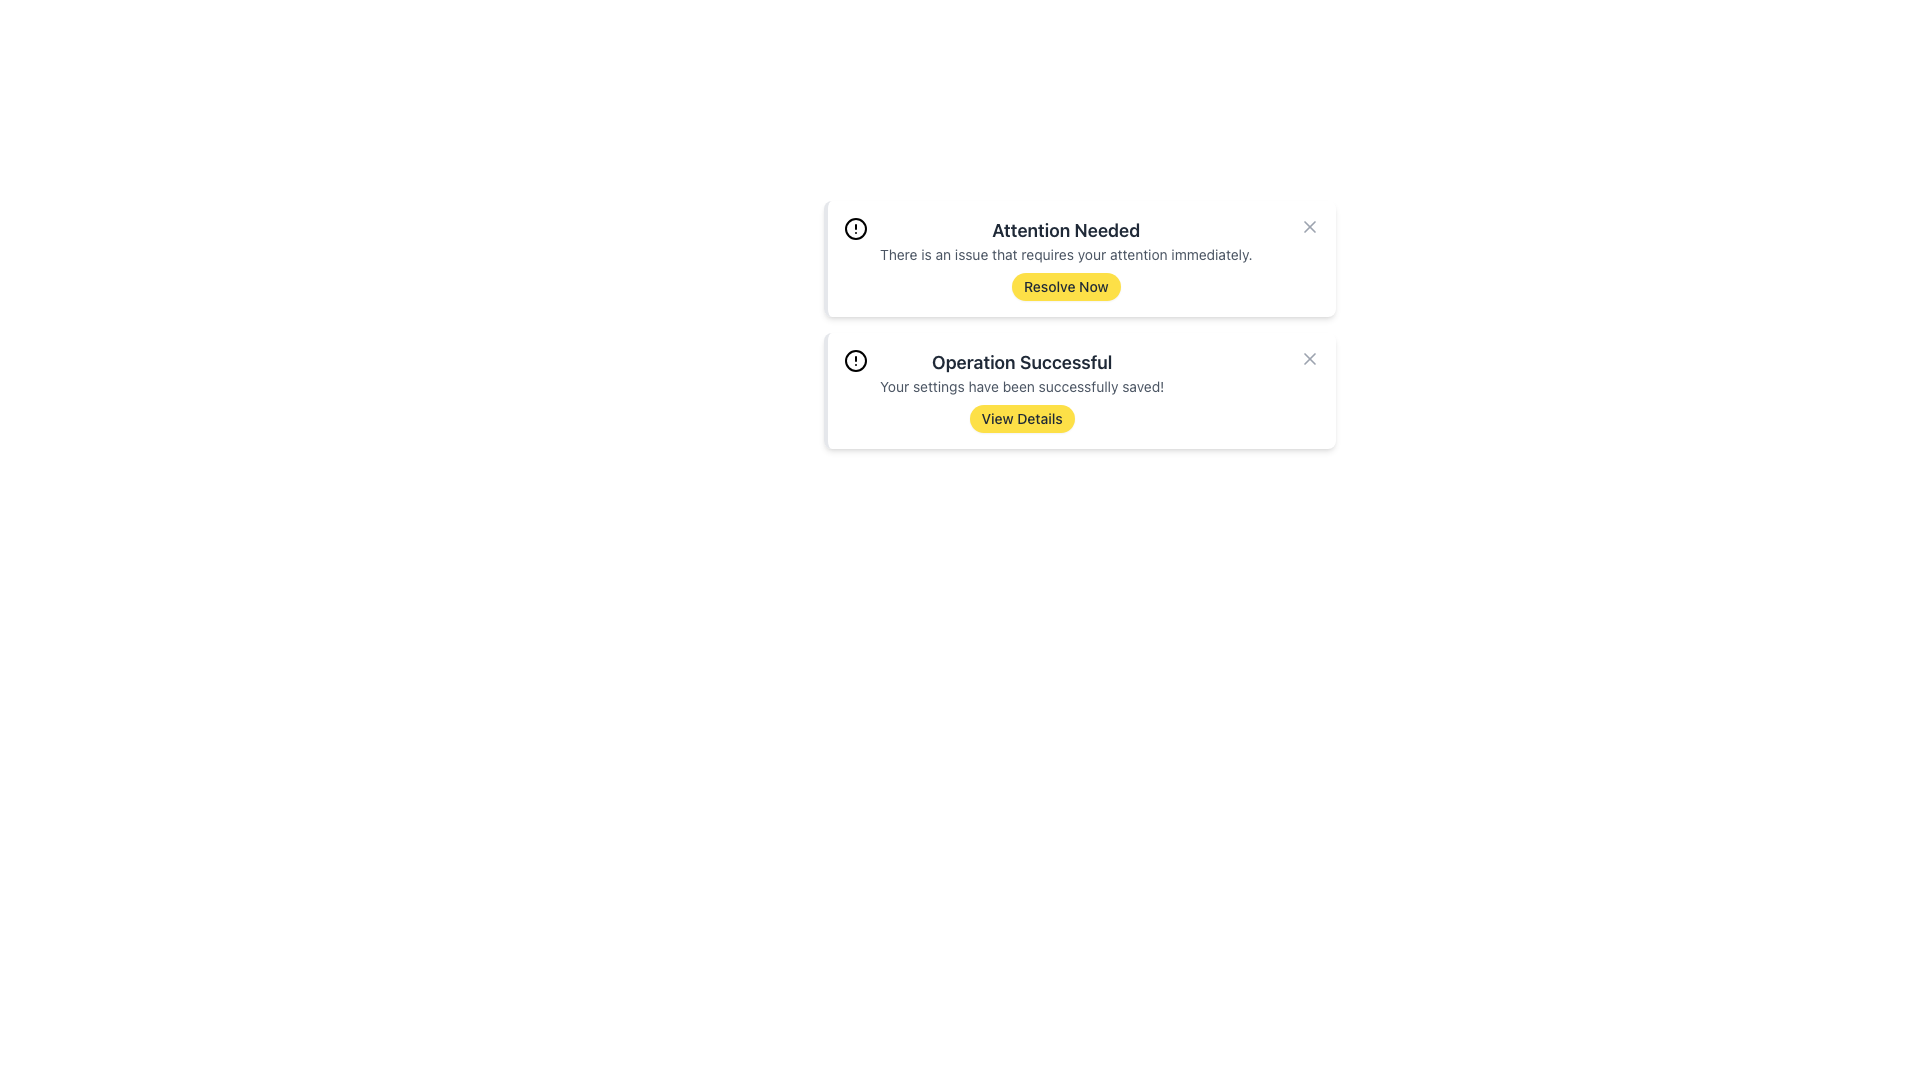  I want to click on the close button located at the top-right corner of the 'Attention Needed' message box, so click(1310, 226).